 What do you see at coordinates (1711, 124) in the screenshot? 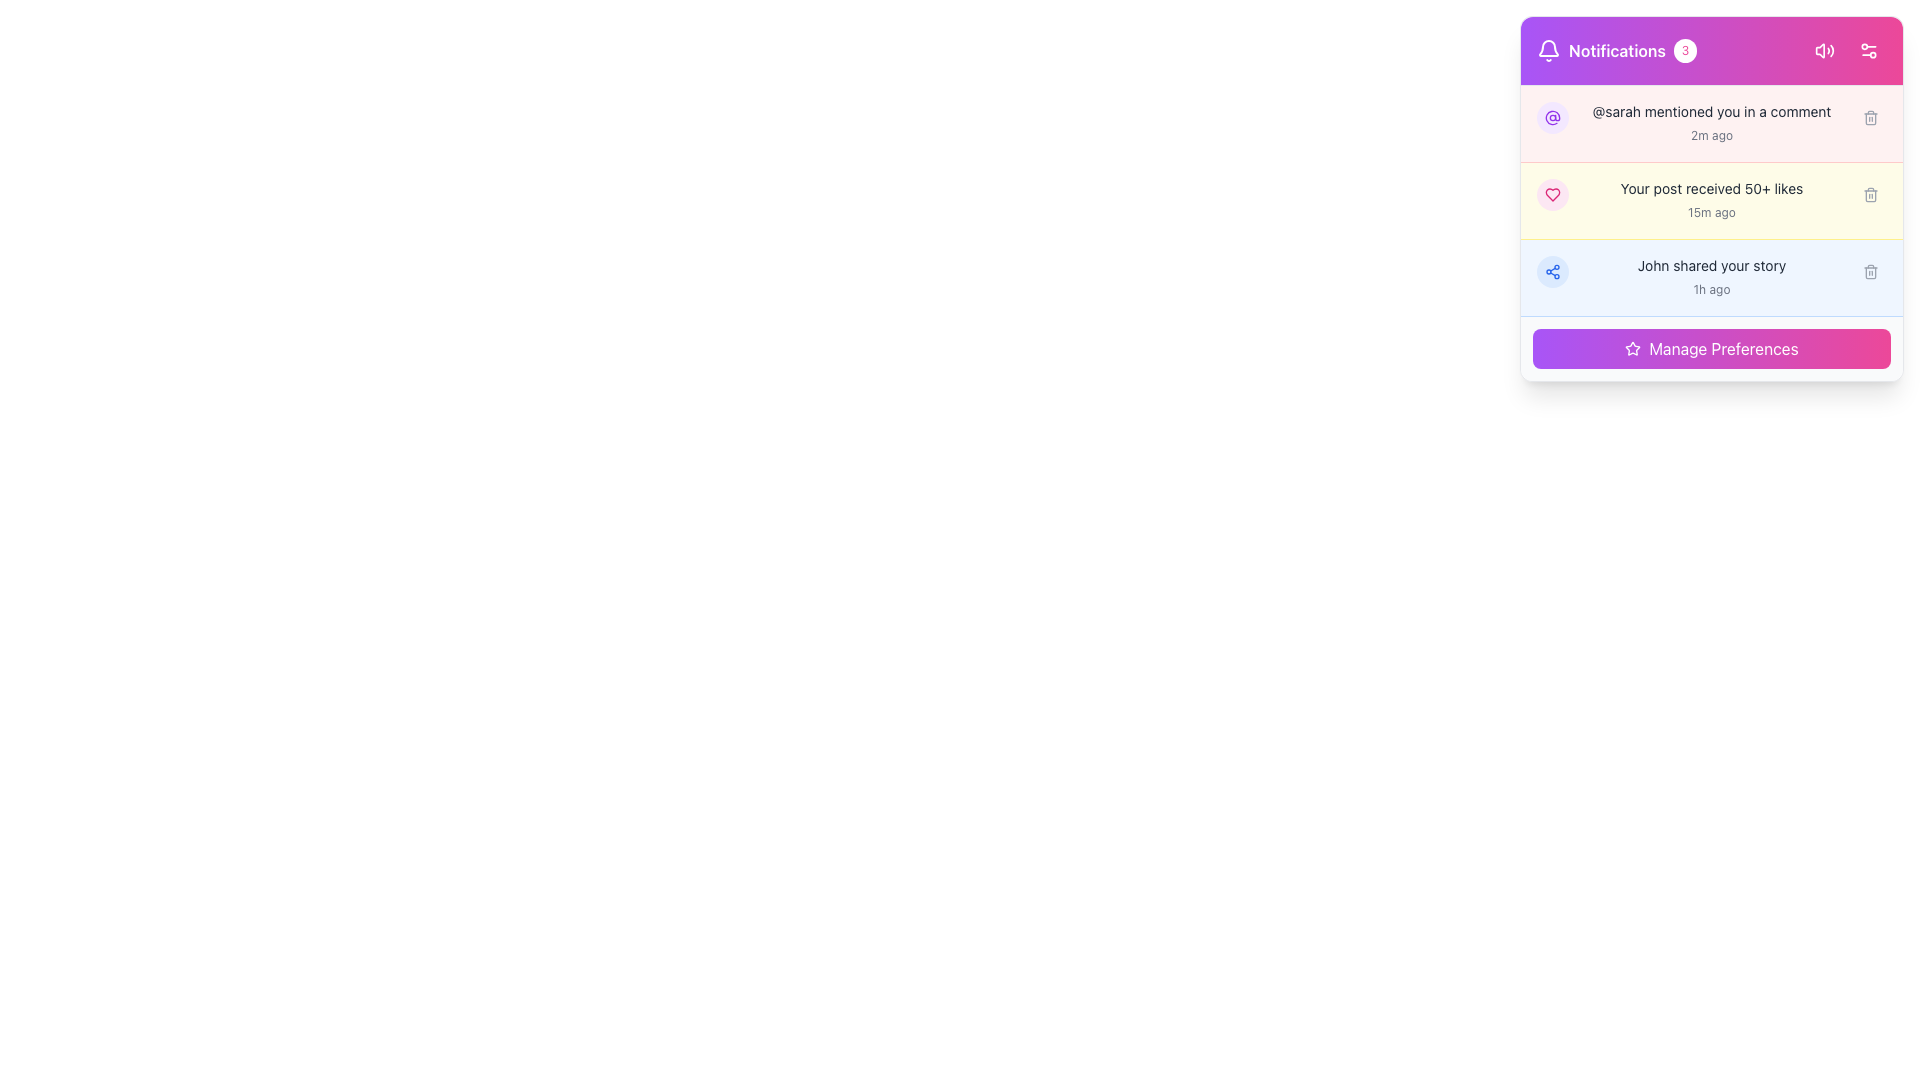
I see `notification content from the notification card stating '@sarah mentioned you in a comment' located at the top-right corner of the interface` at bounding box center [1711, 124].